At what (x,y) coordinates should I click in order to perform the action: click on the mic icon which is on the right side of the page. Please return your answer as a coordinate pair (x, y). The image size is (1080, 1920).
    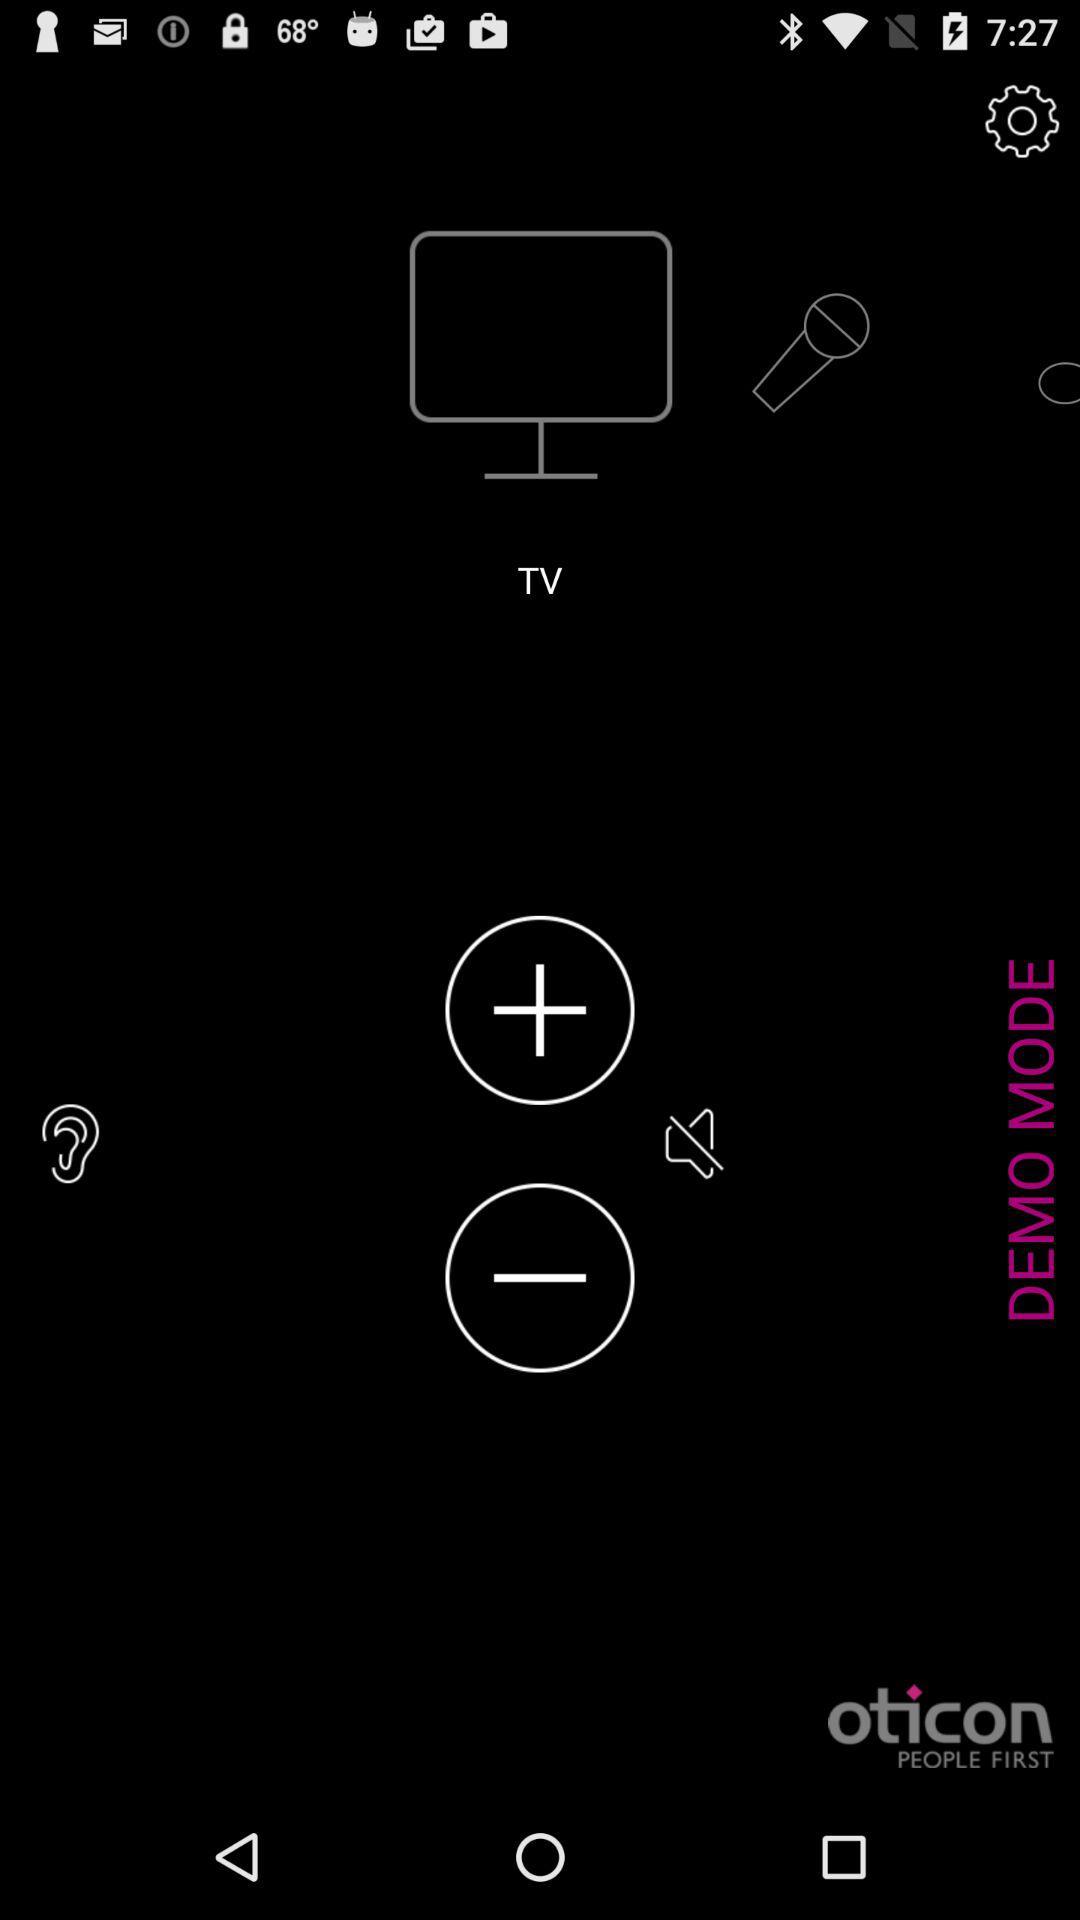
    Looking at the image, I should click on (810, 354).